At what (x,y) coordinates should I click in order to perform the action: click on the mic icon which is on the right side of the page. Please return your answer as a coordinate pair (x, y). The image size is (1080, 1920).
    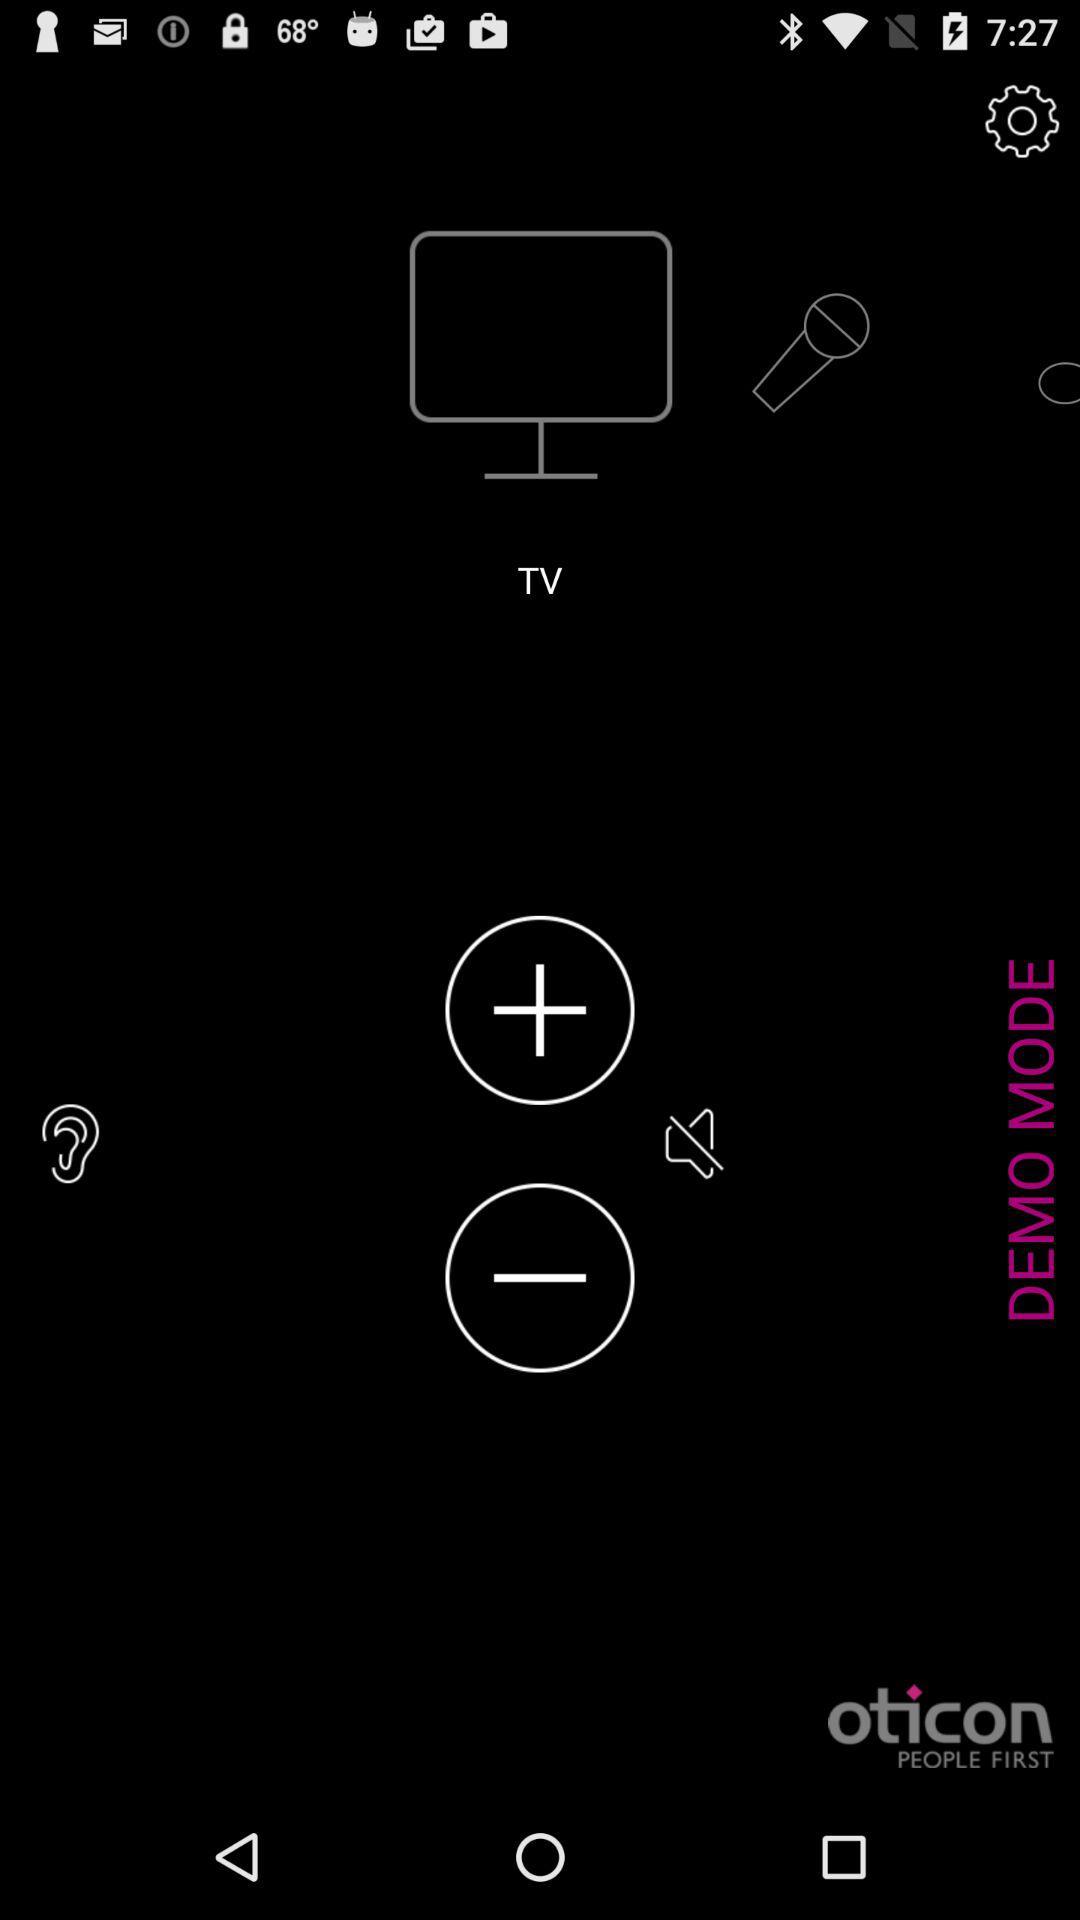
    Looking at the image, I should click on (810, 354).